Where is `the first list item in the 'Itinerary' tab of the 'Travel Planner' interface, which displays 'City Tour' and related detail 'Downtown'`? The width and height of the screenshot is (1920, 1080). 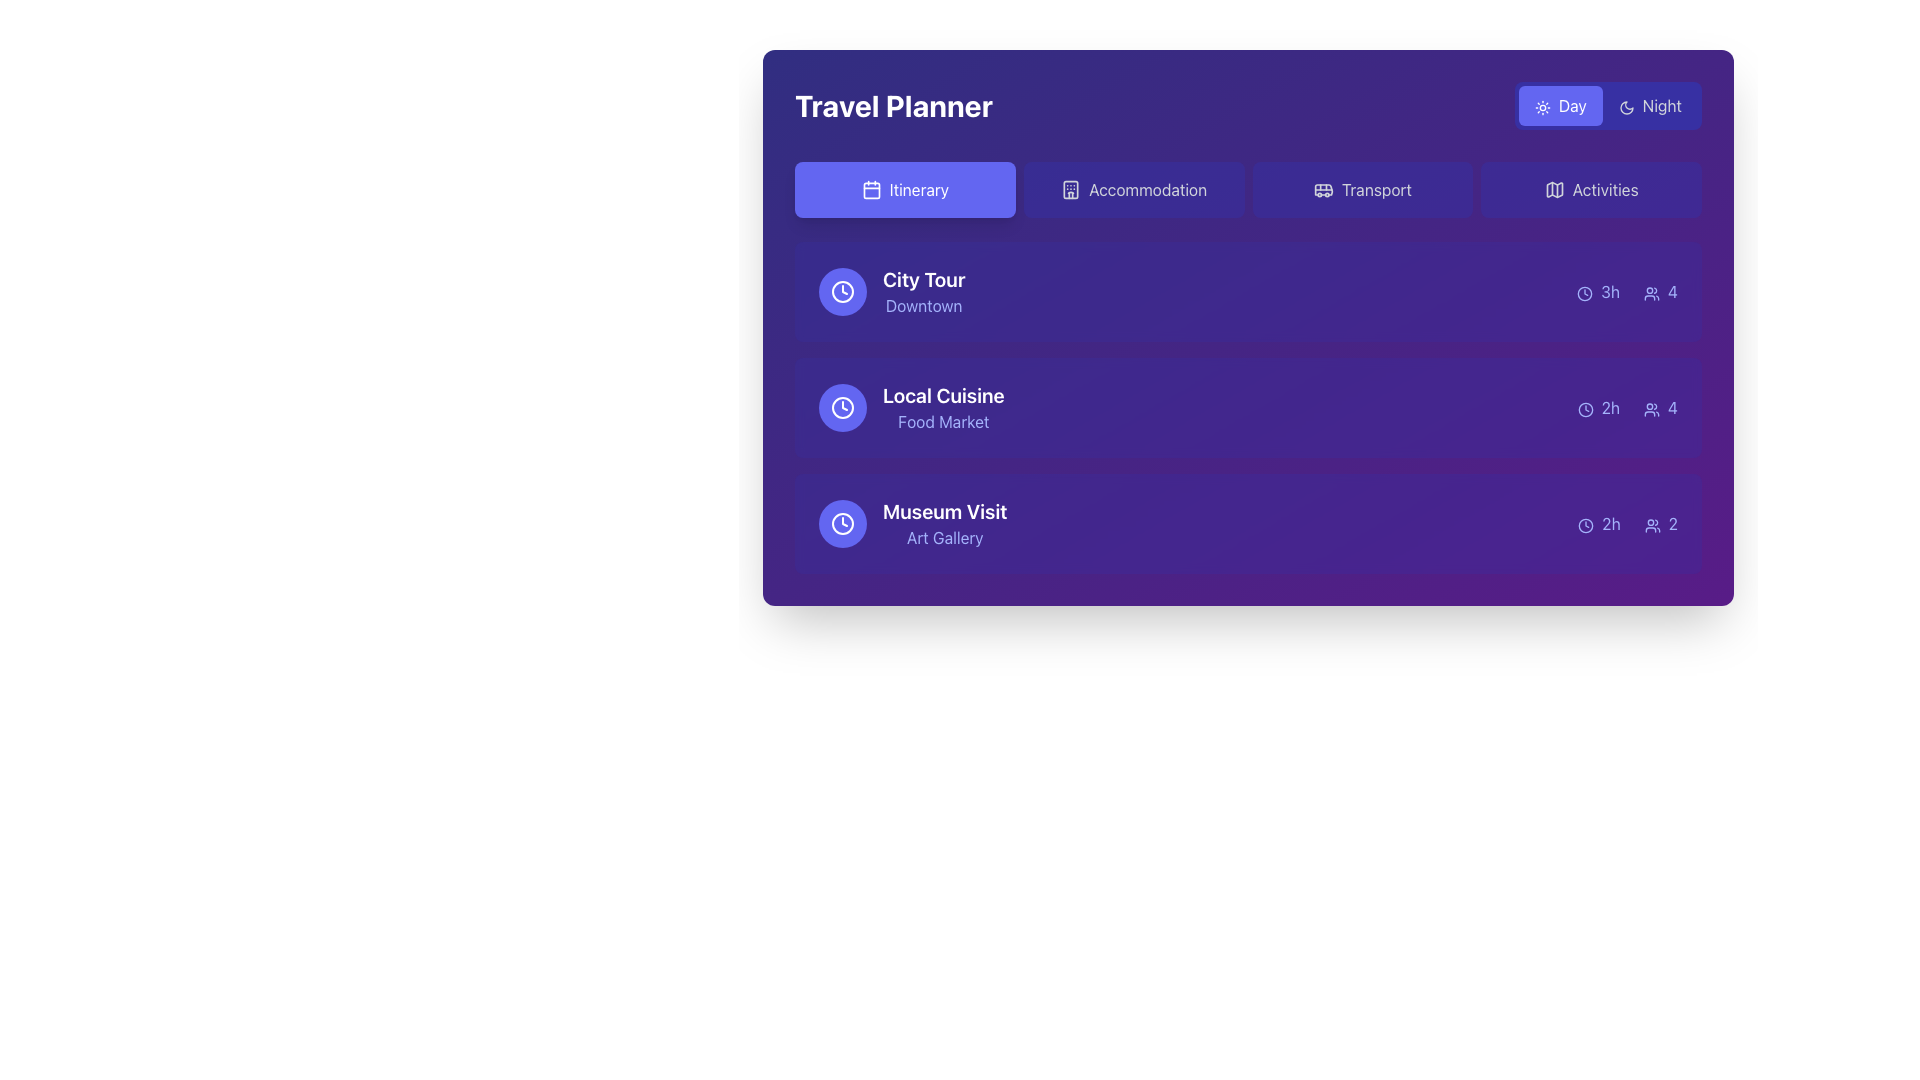 the first list item in the 'Itinerary' tab of the 'Travel Planner' interface, which displays 'City Tour' and related detail 'Downtown' is located at coordinates (891, 292).